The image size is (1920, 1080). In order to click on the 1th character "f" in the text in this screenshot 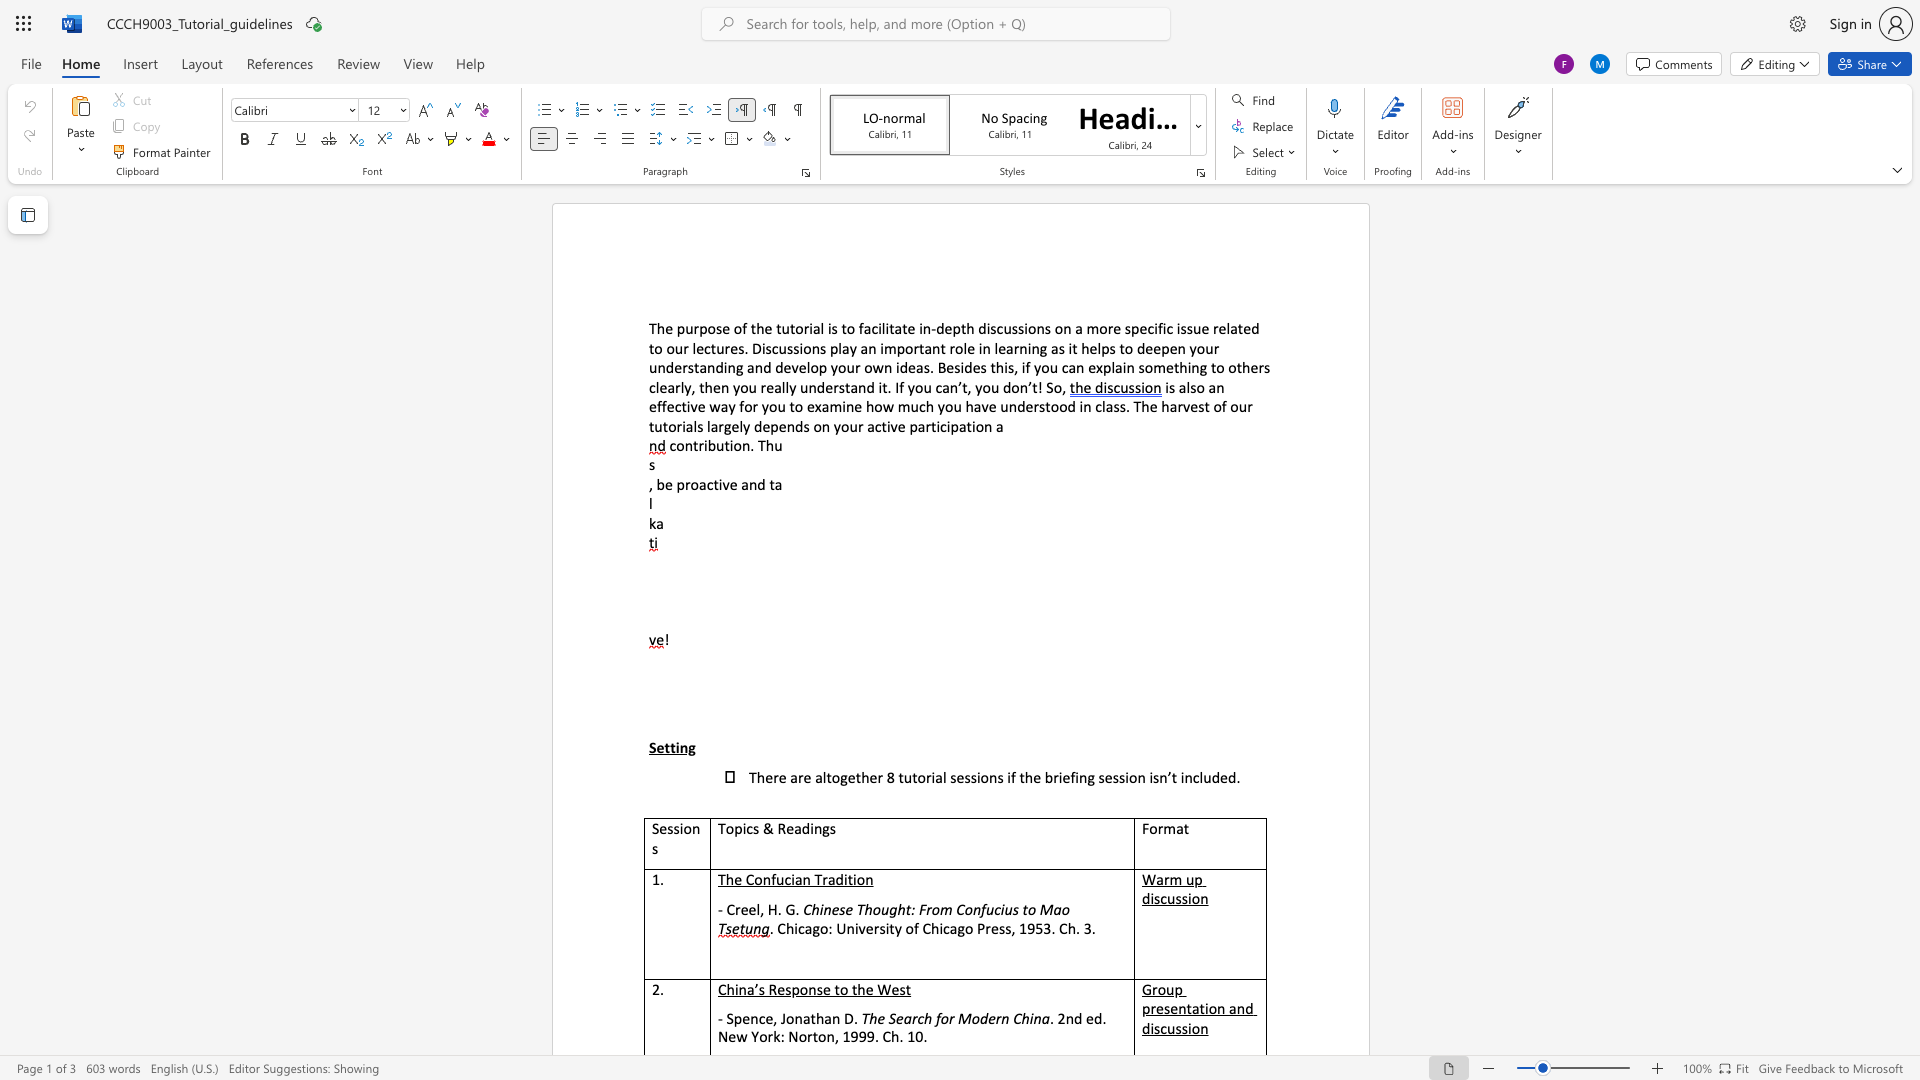, I will do `click(861, 327)`.